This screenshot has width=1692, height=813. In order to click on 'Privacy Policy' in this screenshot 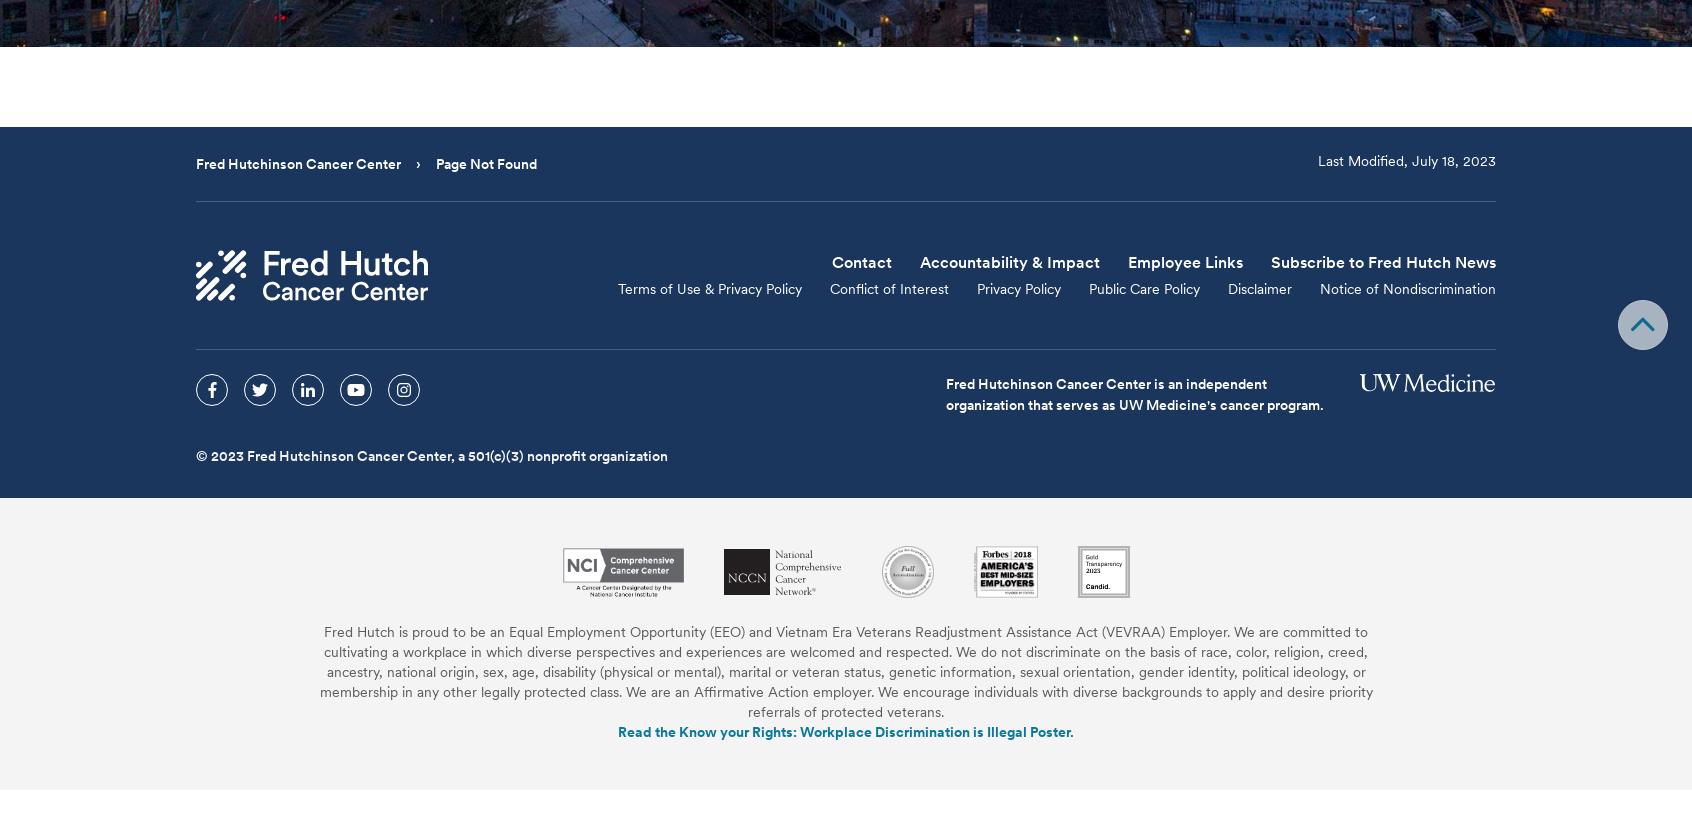, I will do `click(1017, 288)`.